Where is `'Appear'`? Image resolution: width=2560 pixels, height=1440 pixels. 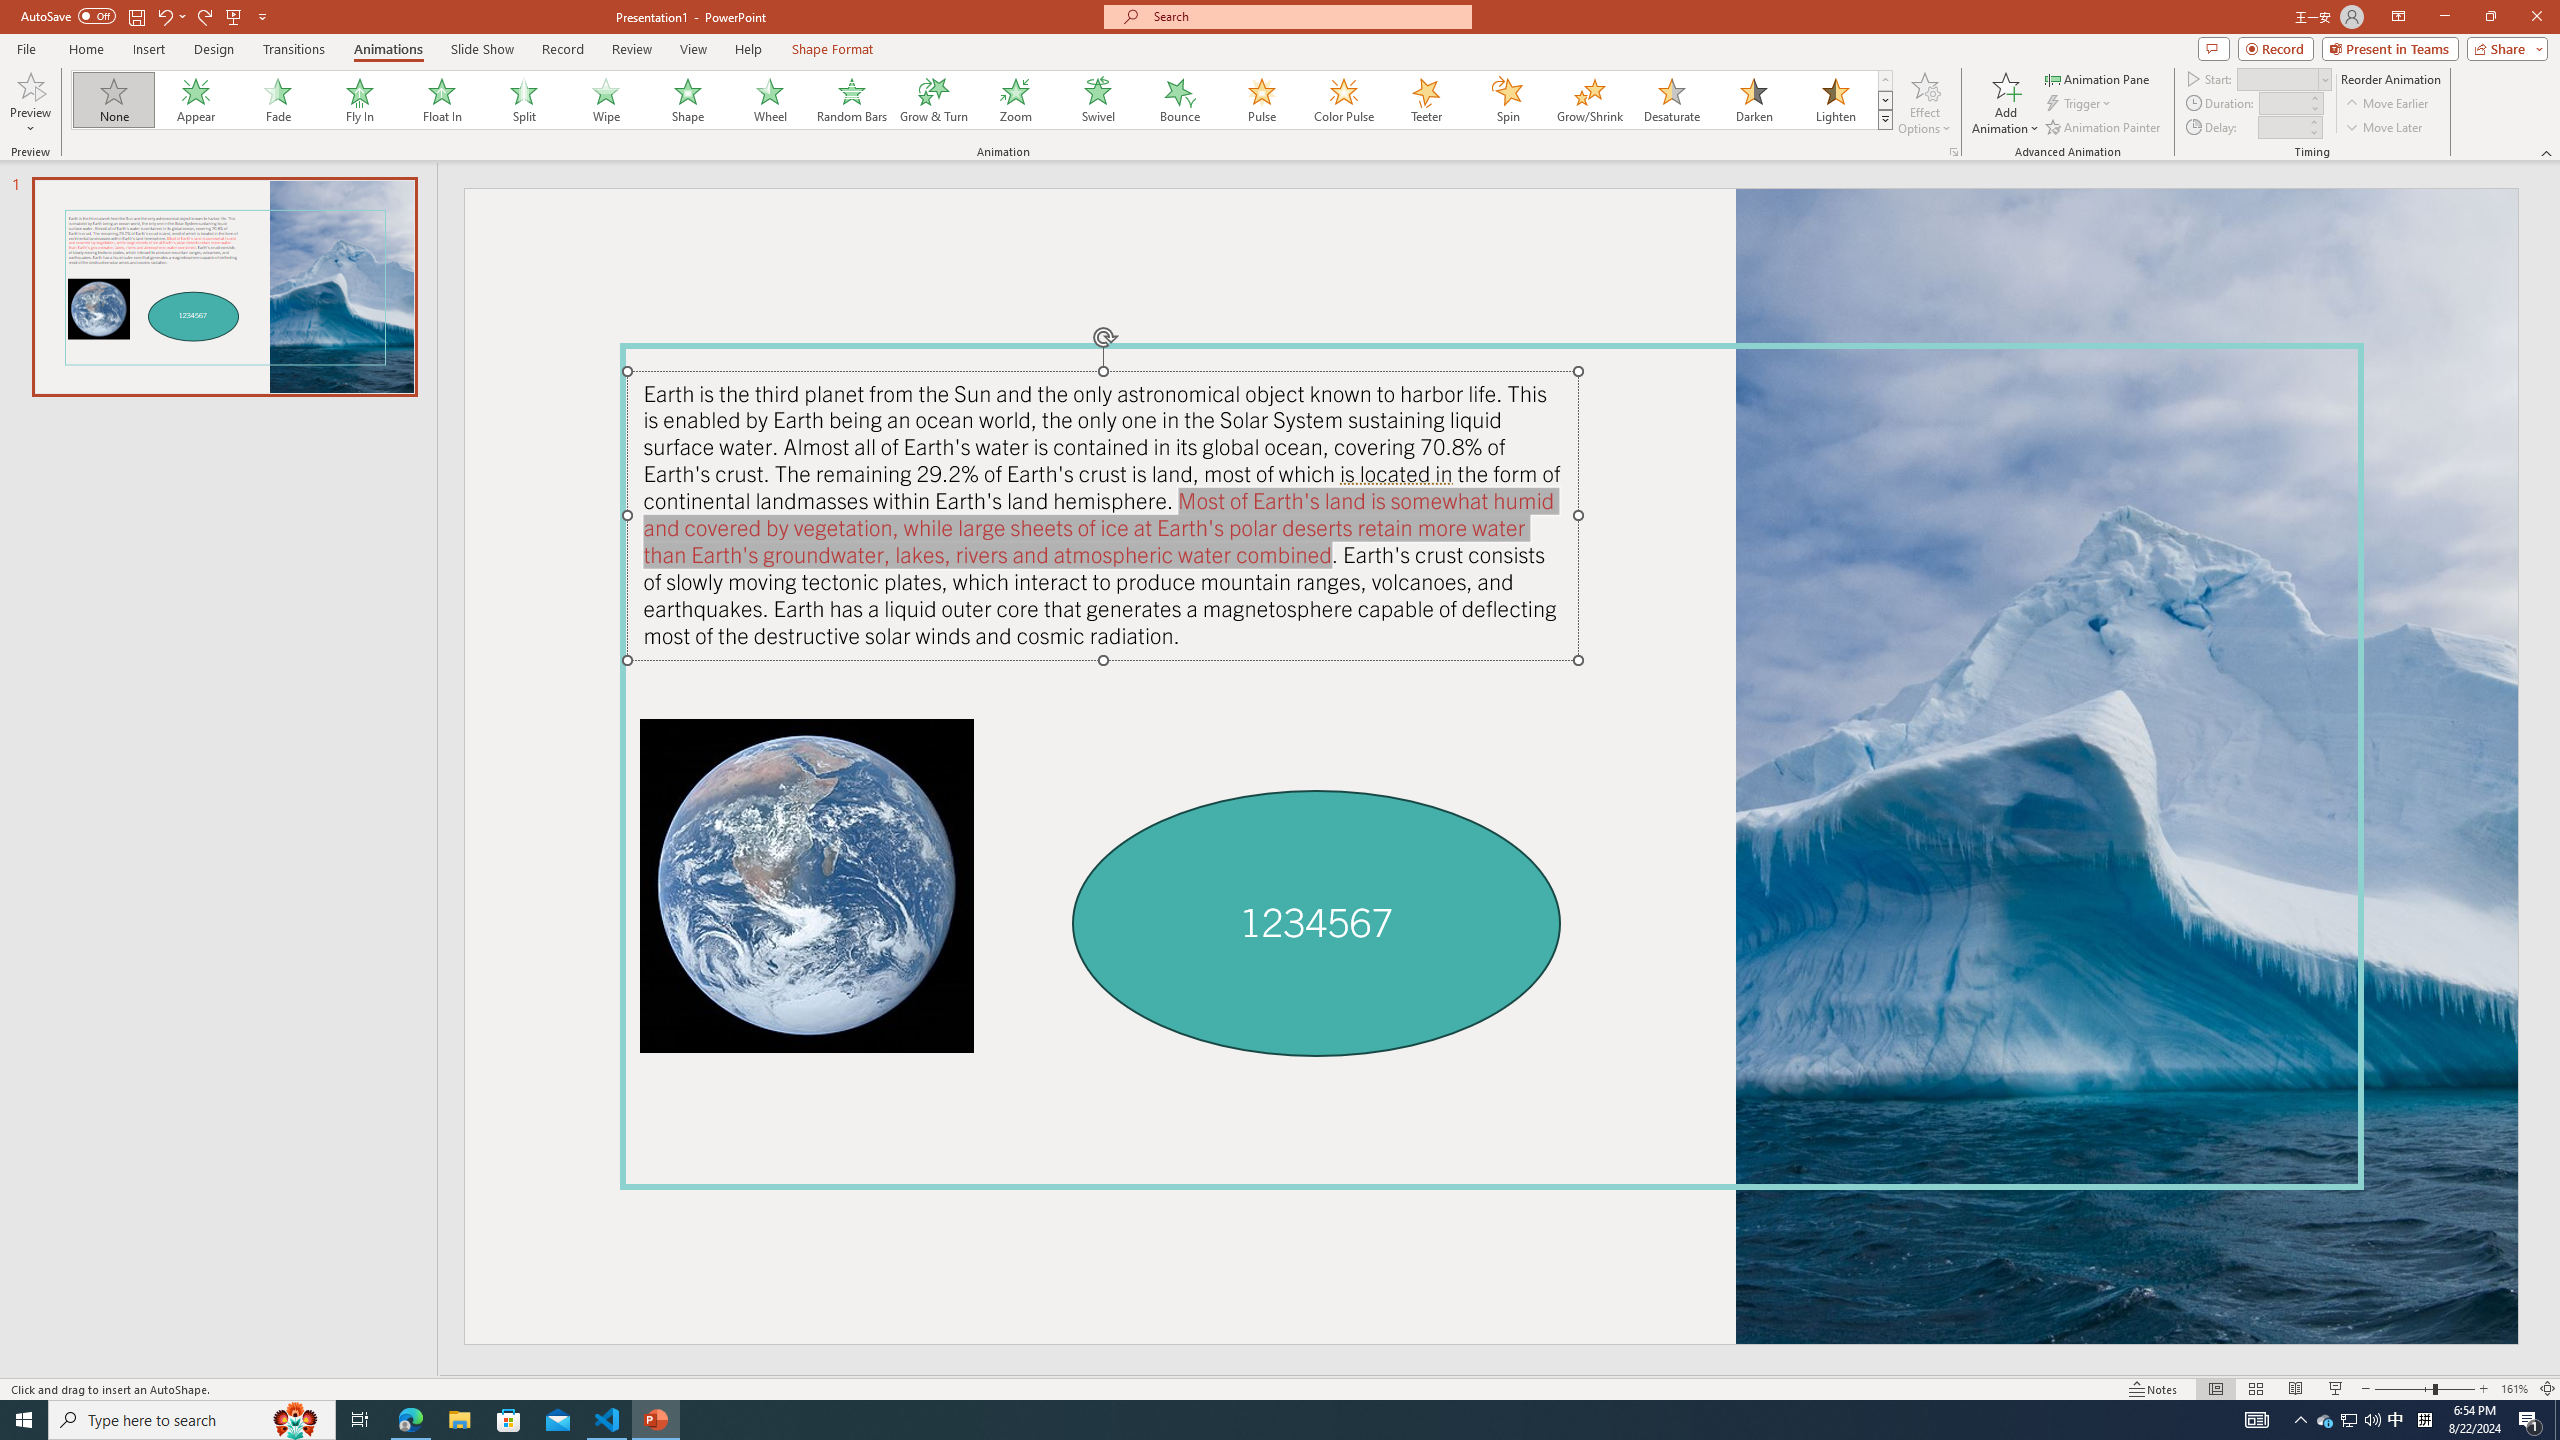
'Appear' is located at coordinates (196, 99).